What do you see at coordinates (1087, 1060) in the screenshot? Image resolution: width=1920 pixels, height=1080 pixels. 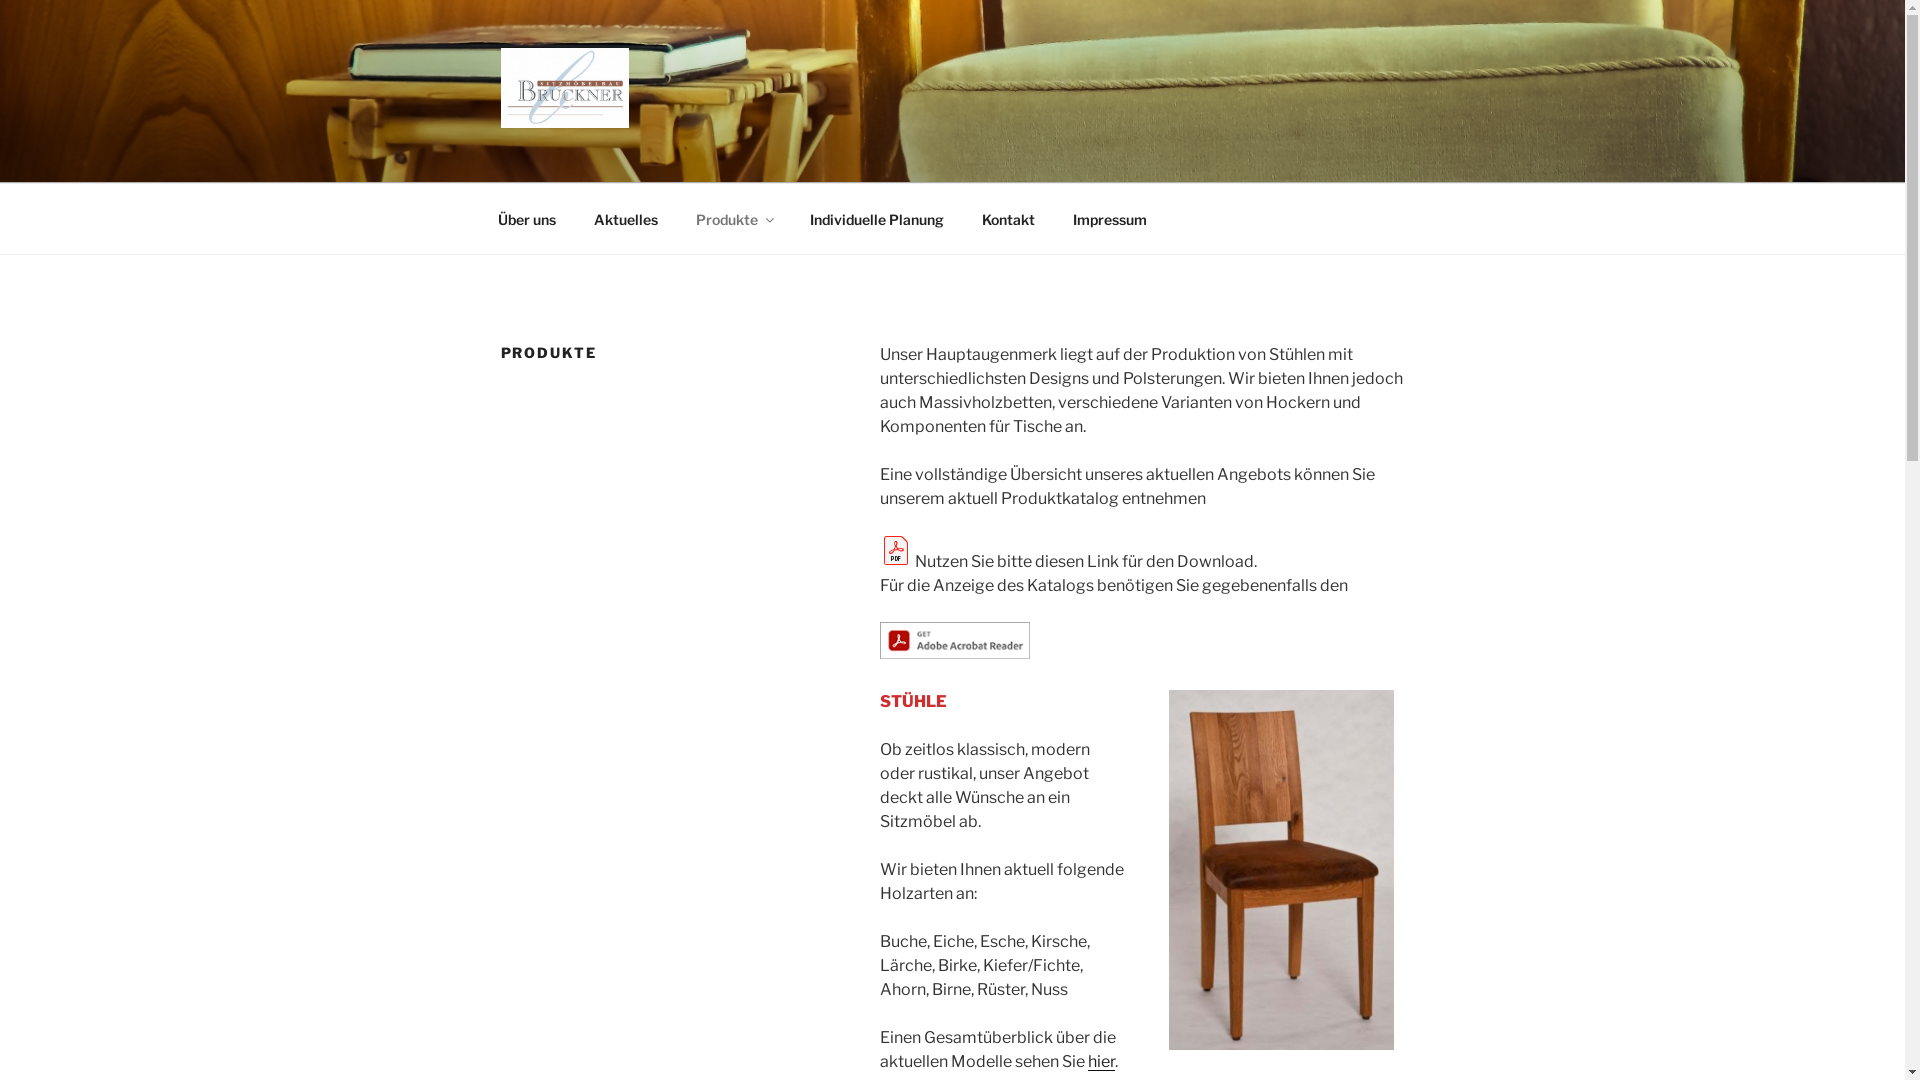 I see `'hier'` at bounding box center [1087, 1060].